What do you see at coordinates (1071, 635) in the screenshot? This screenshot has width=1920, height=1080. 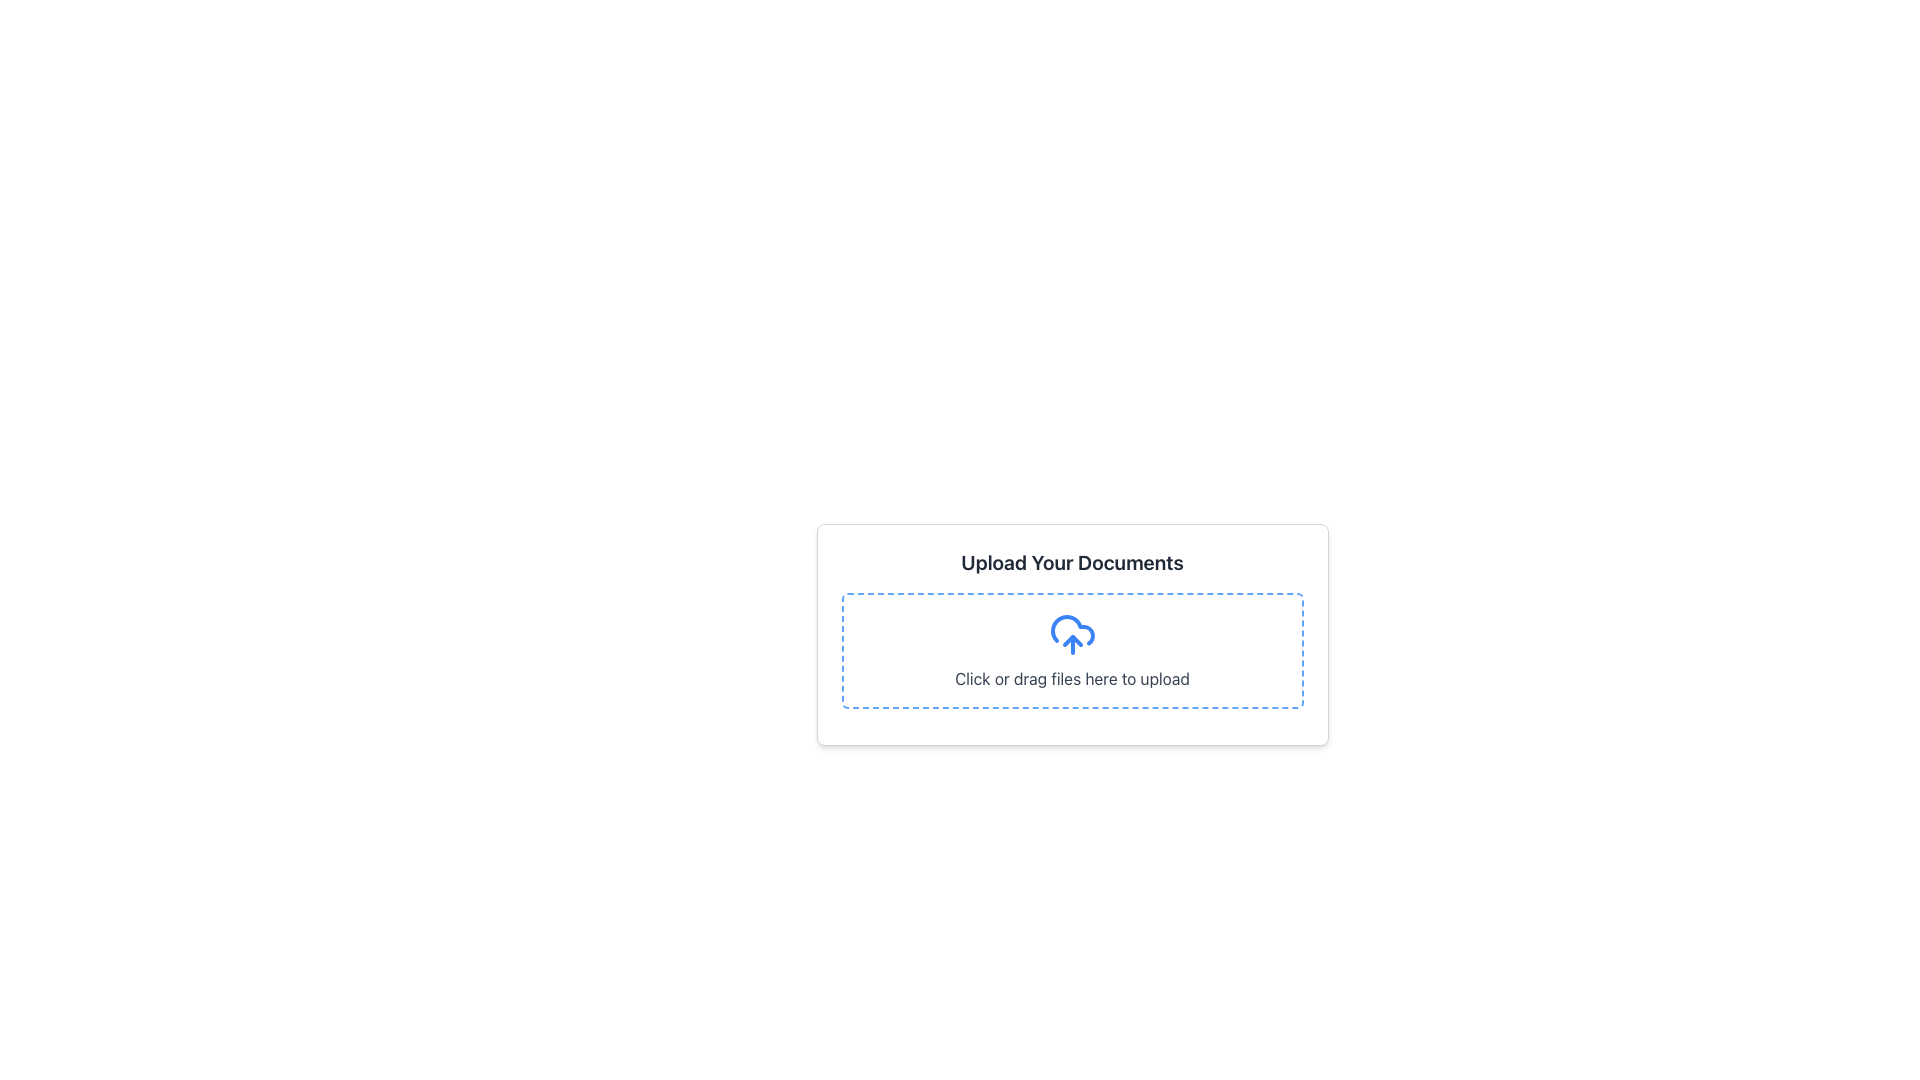 I see `the File upload zone located below the 'Upload Your Documents' header` at bounding box center [1071, 635].